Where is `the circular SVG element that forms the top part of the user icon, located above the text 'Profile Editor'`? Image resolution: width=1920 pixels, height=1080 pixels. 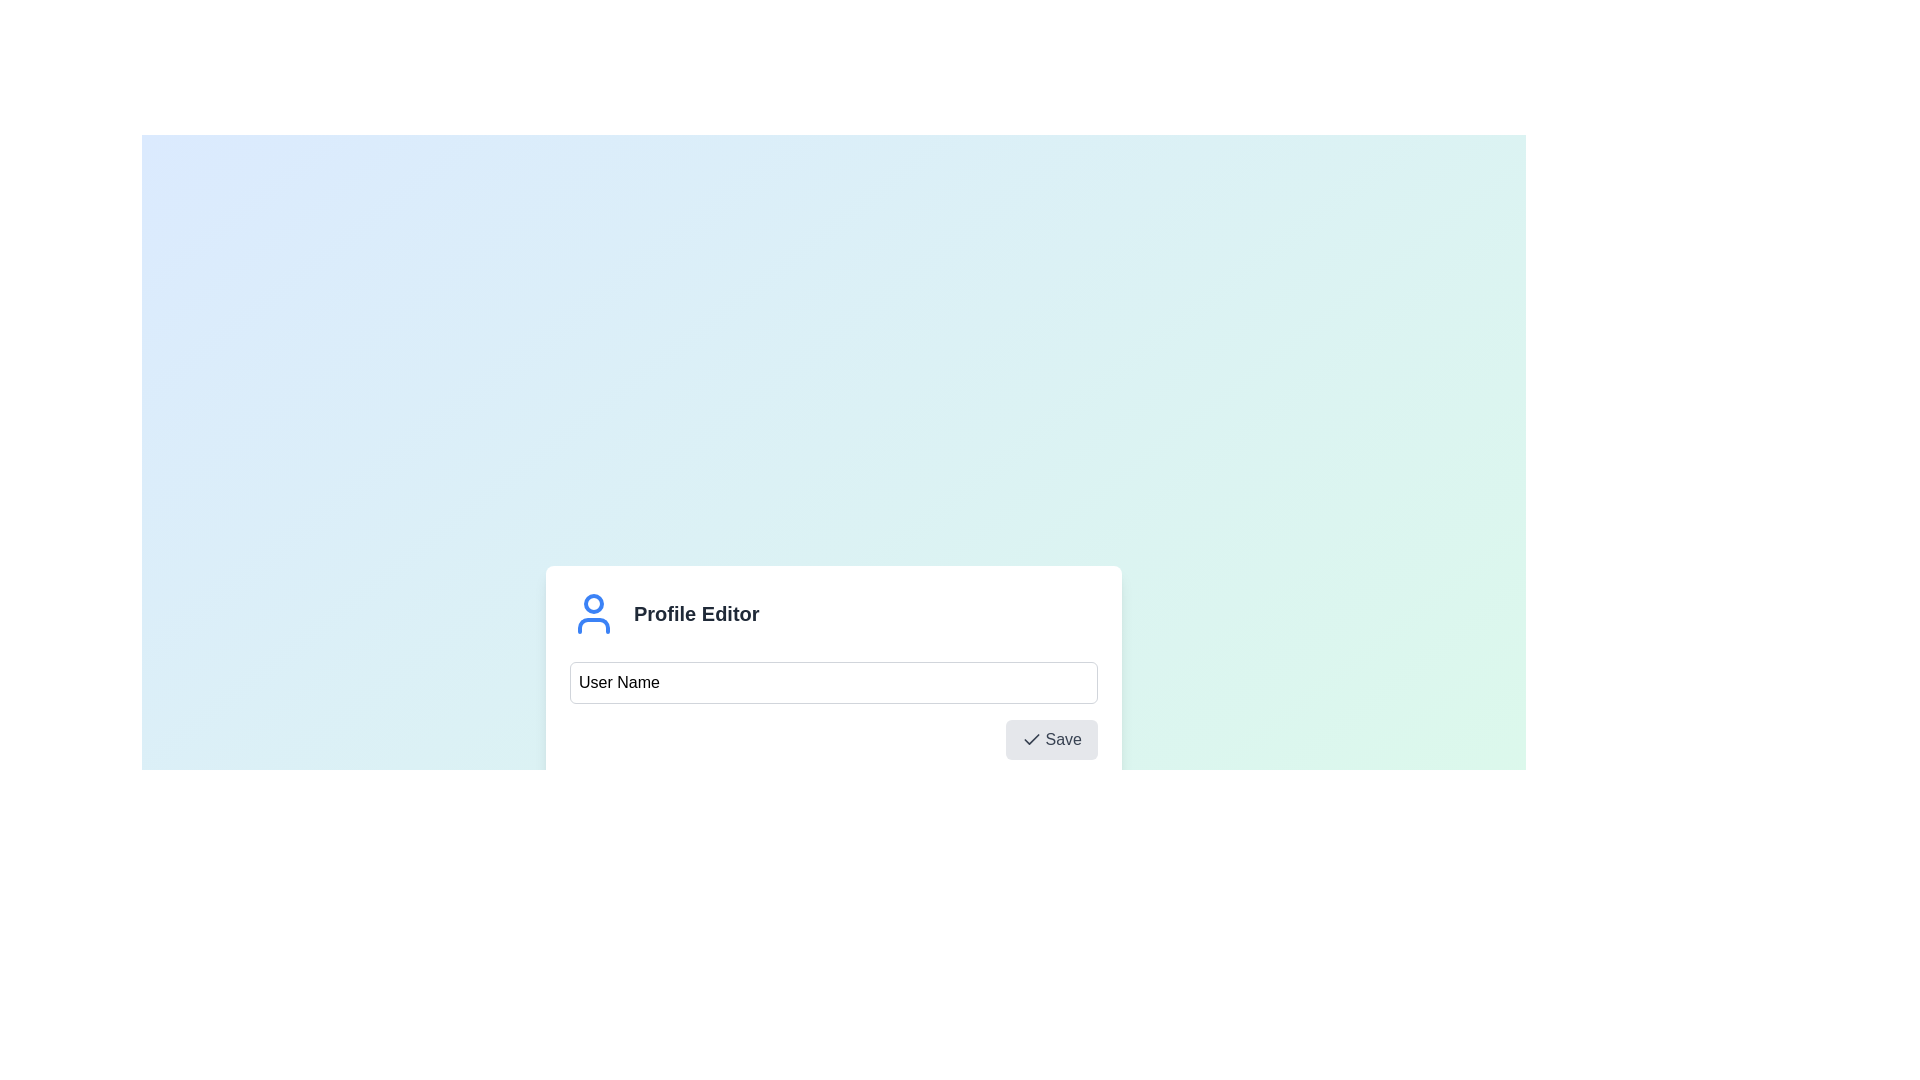 the circular SVG element that forms the top part of the user icon, located above the text 'Profile Editor' is located at coordinates (593, 603).